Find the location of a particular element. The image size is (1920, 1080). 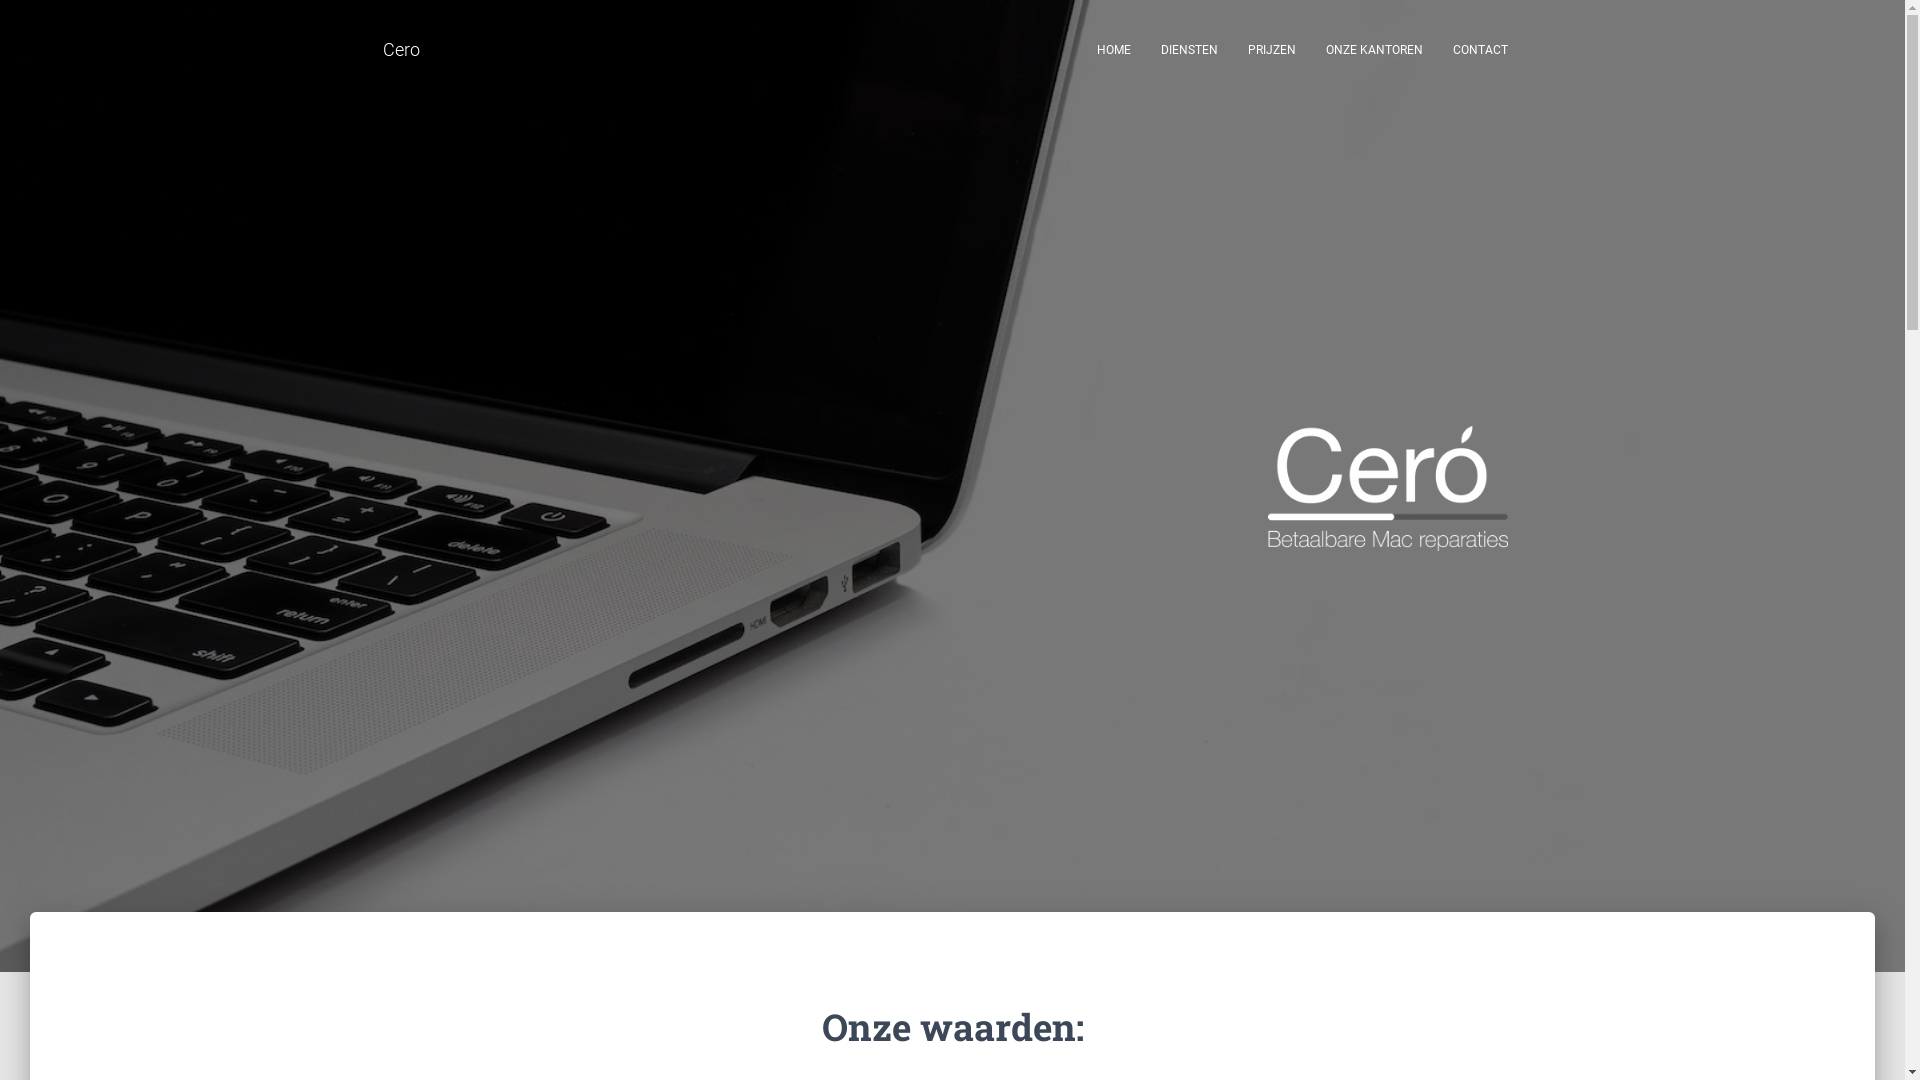

'CONTACT' is located at coordinates (1437, 49).